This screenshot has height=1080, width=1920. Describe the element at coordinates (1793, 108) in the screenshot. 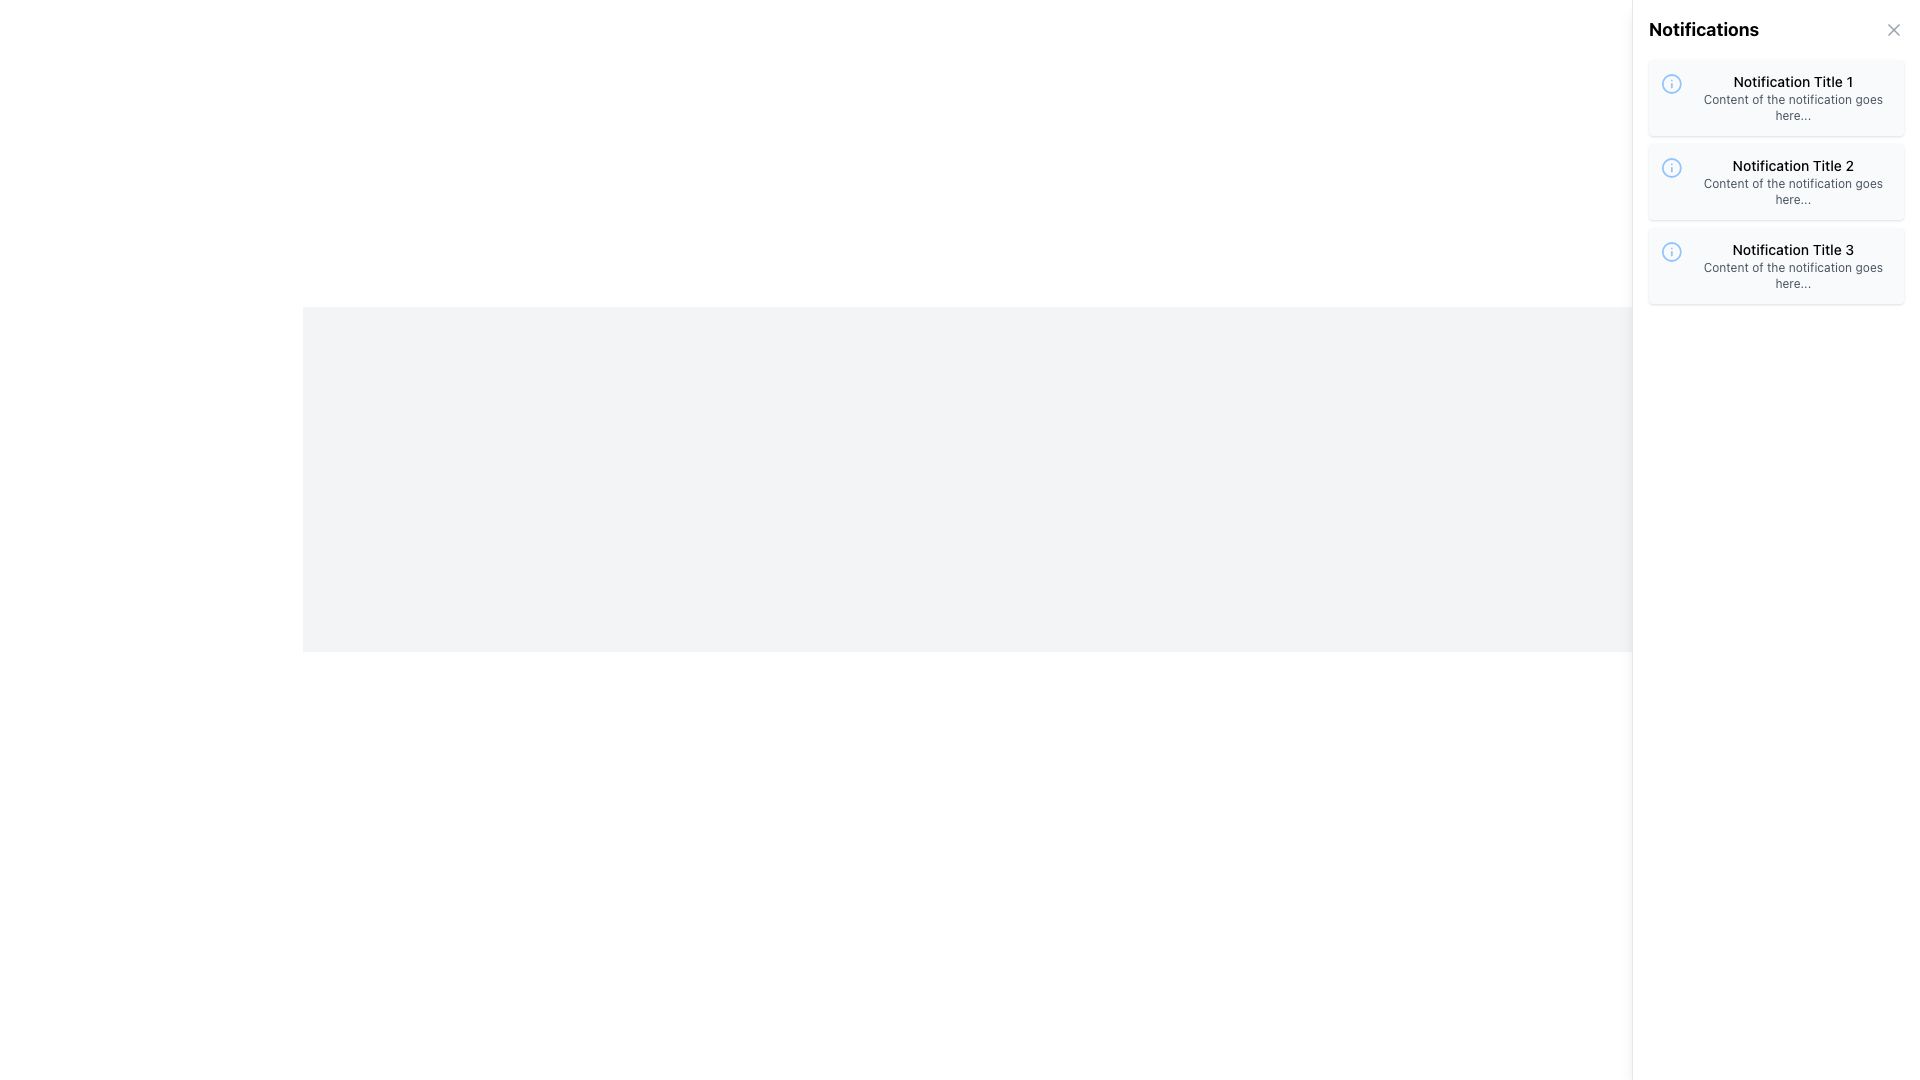

I see `the text snippet styled in small, gray font displaying the message 'Content of the notification goes here...' located under the bold title 'Notification Title 1' in the right-aligned notification panel` at that location.